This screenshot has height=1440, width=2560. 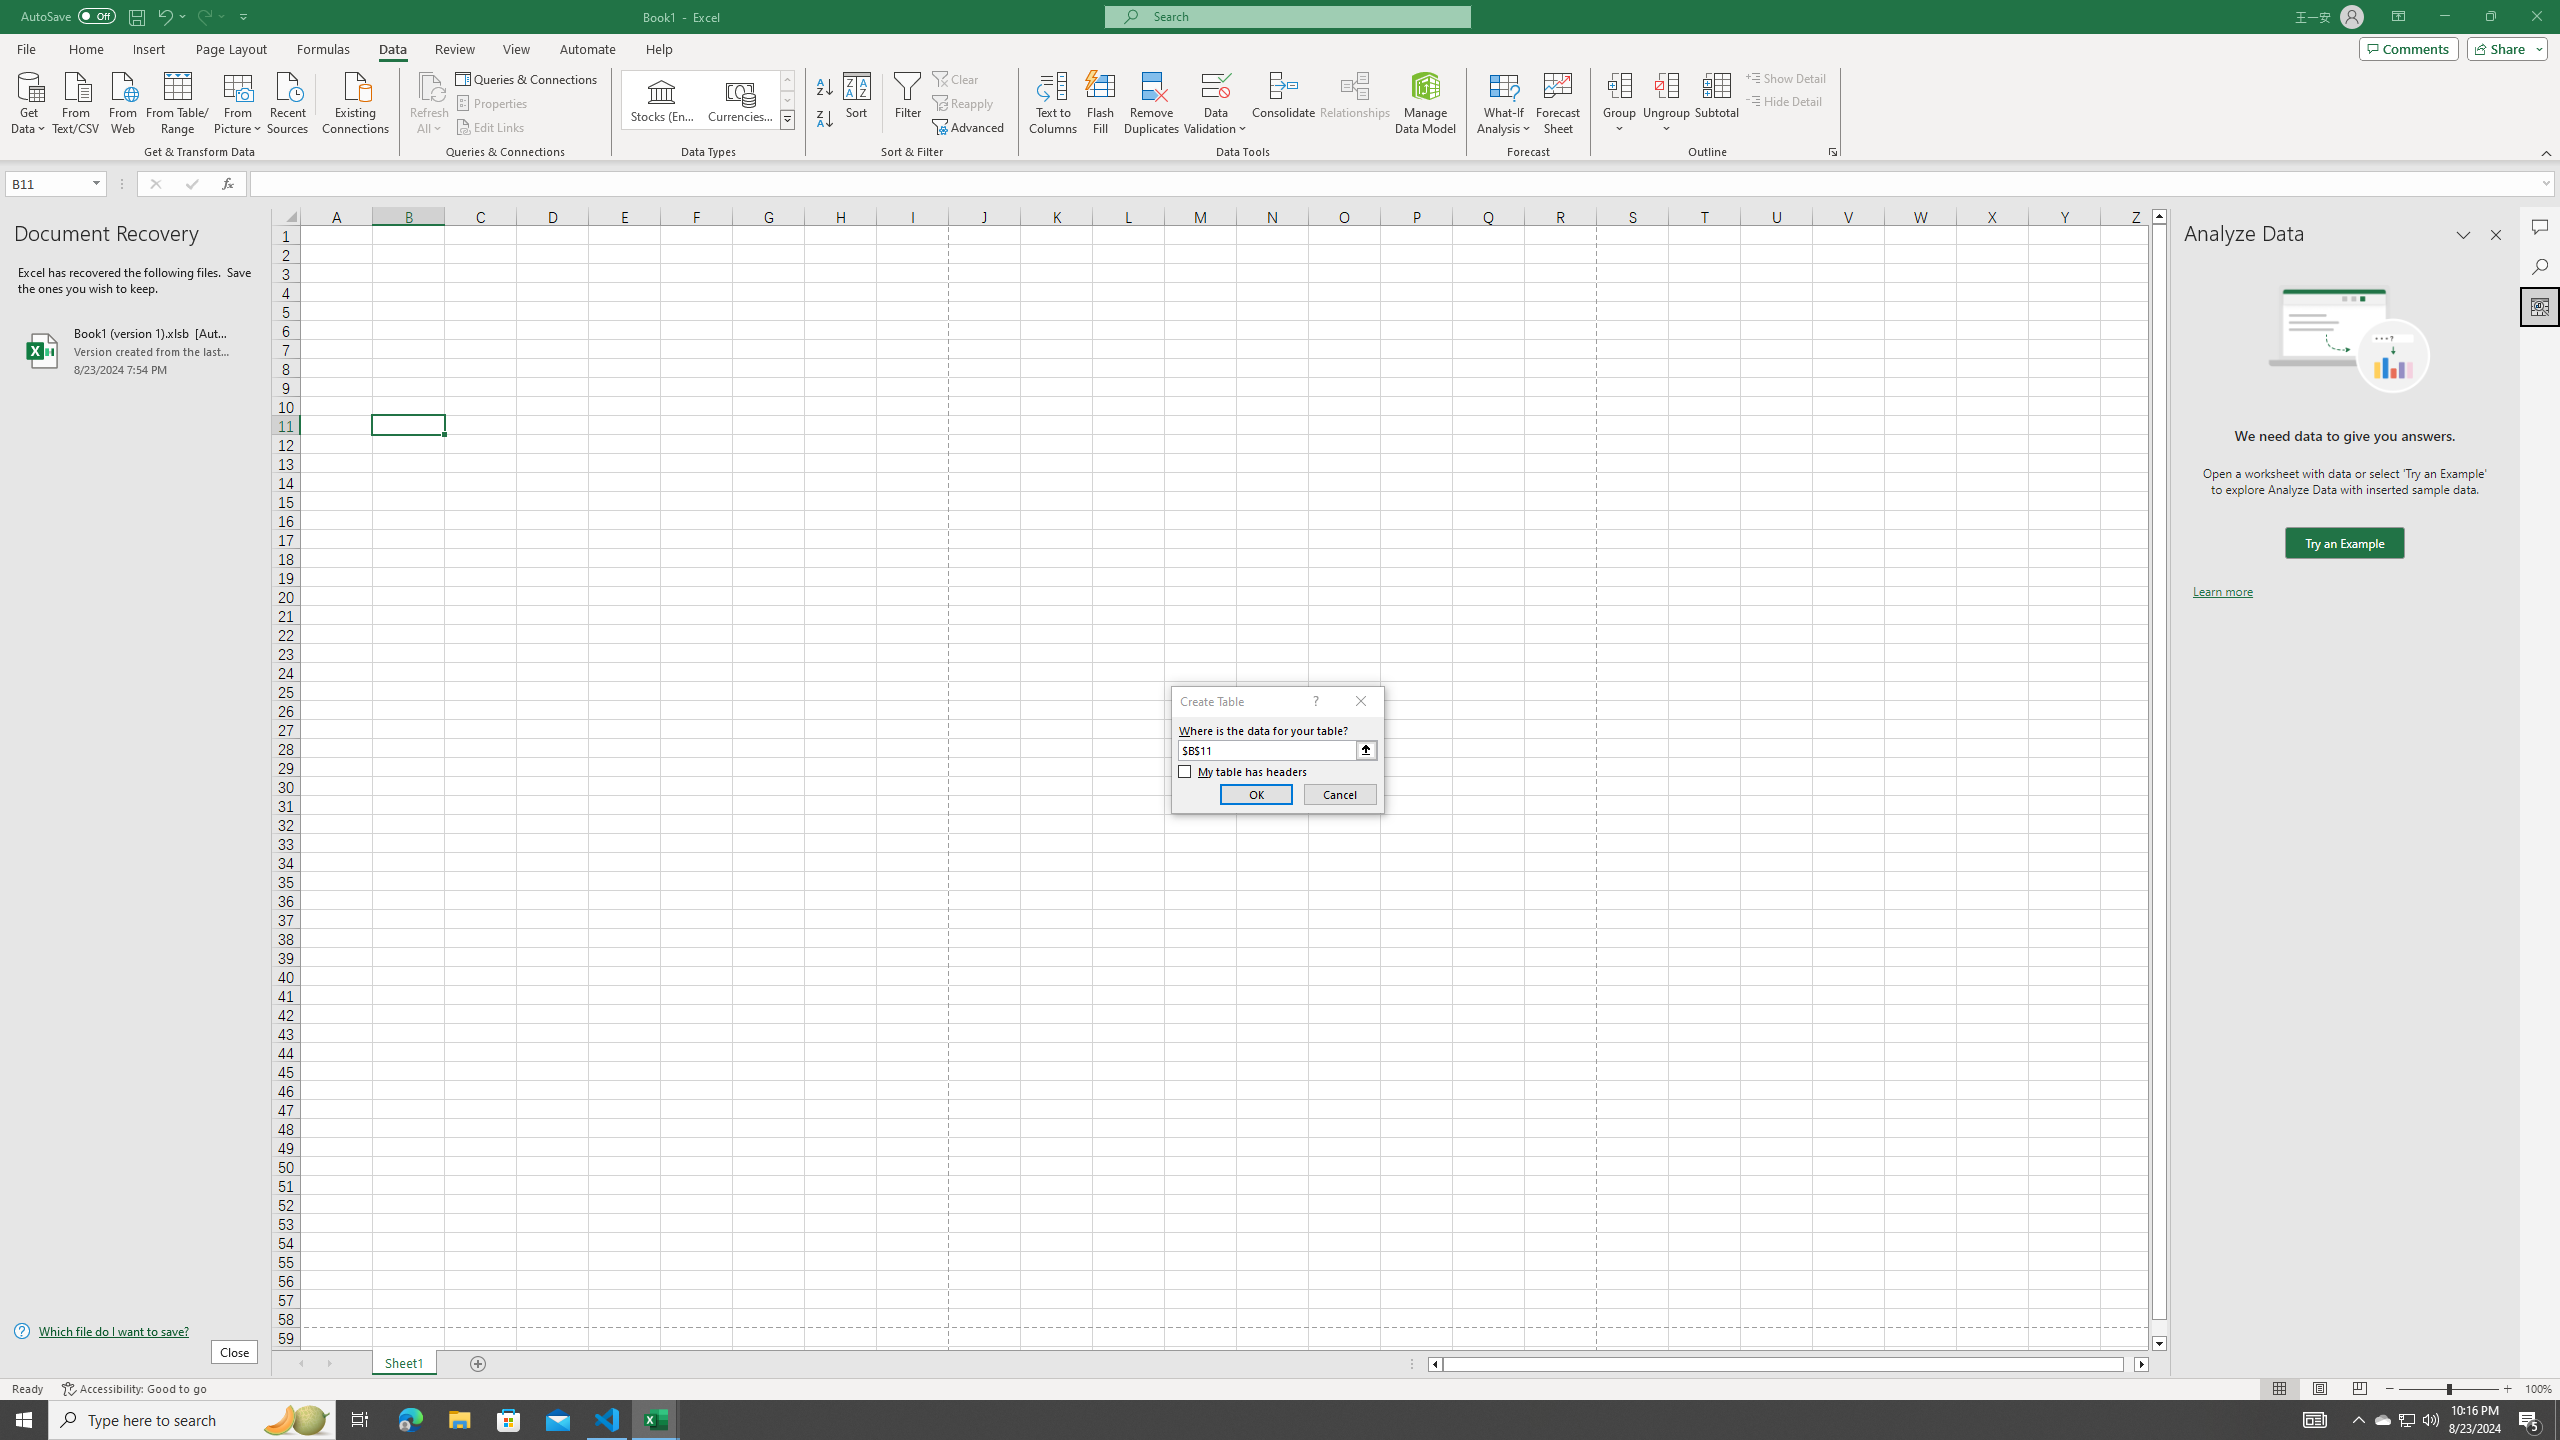 I want to click on 'Stocks (English)', so click(x=660, y=99).